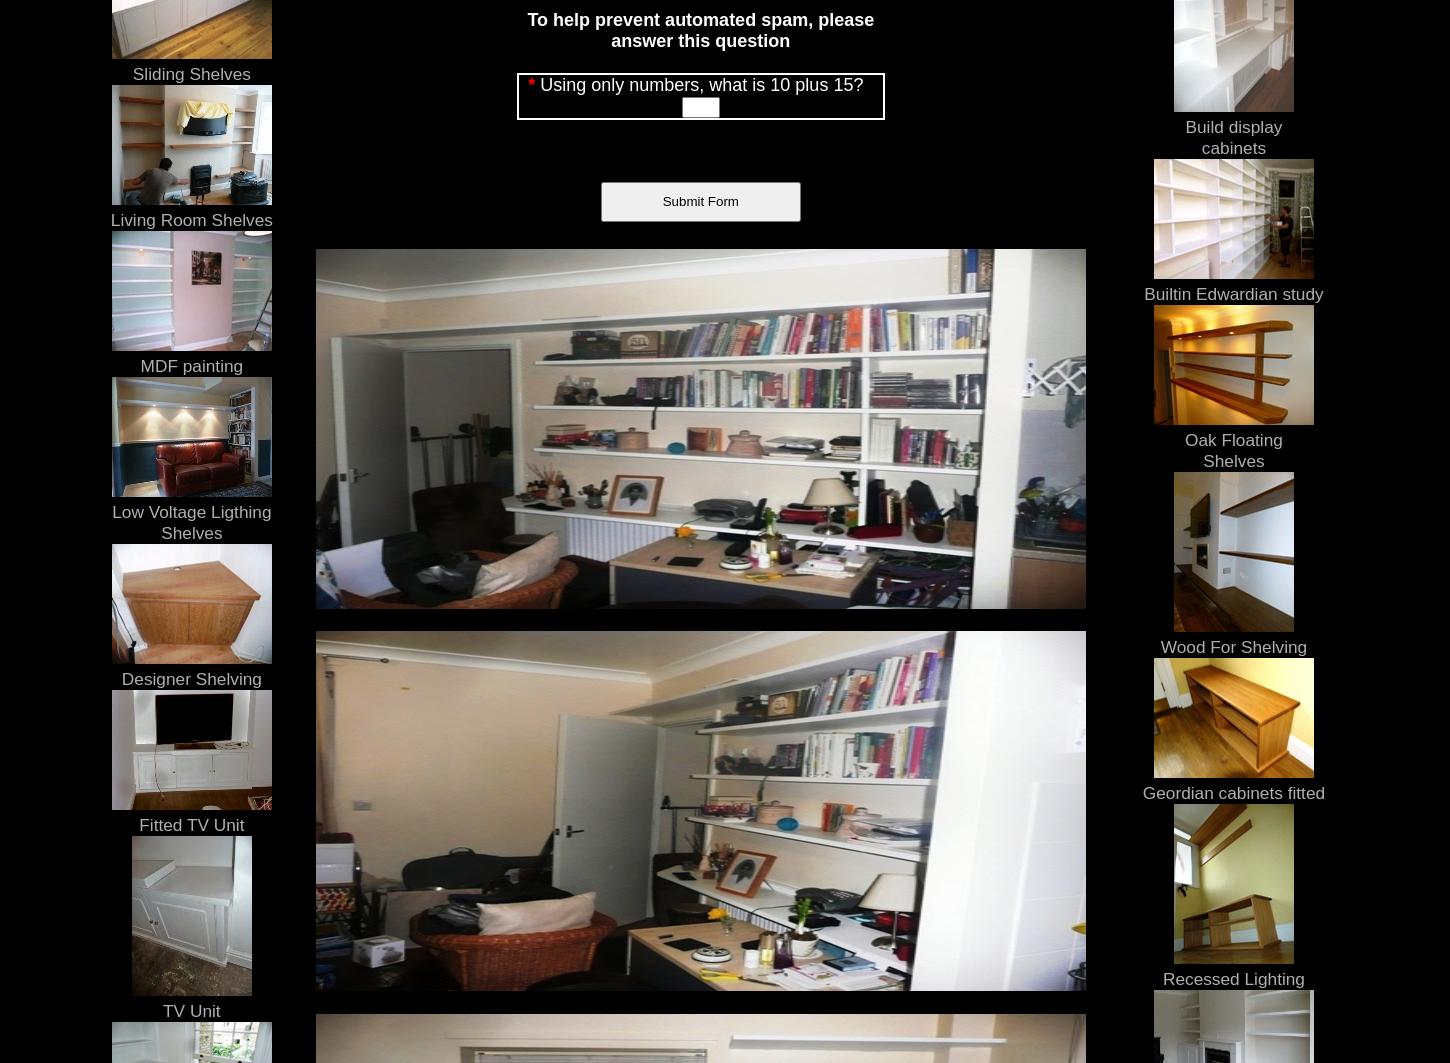  What do you see at coordinates (1233, 644) in the screenshot?
I see `'Wood For Shelving'` at bounding box center [1233, 644].